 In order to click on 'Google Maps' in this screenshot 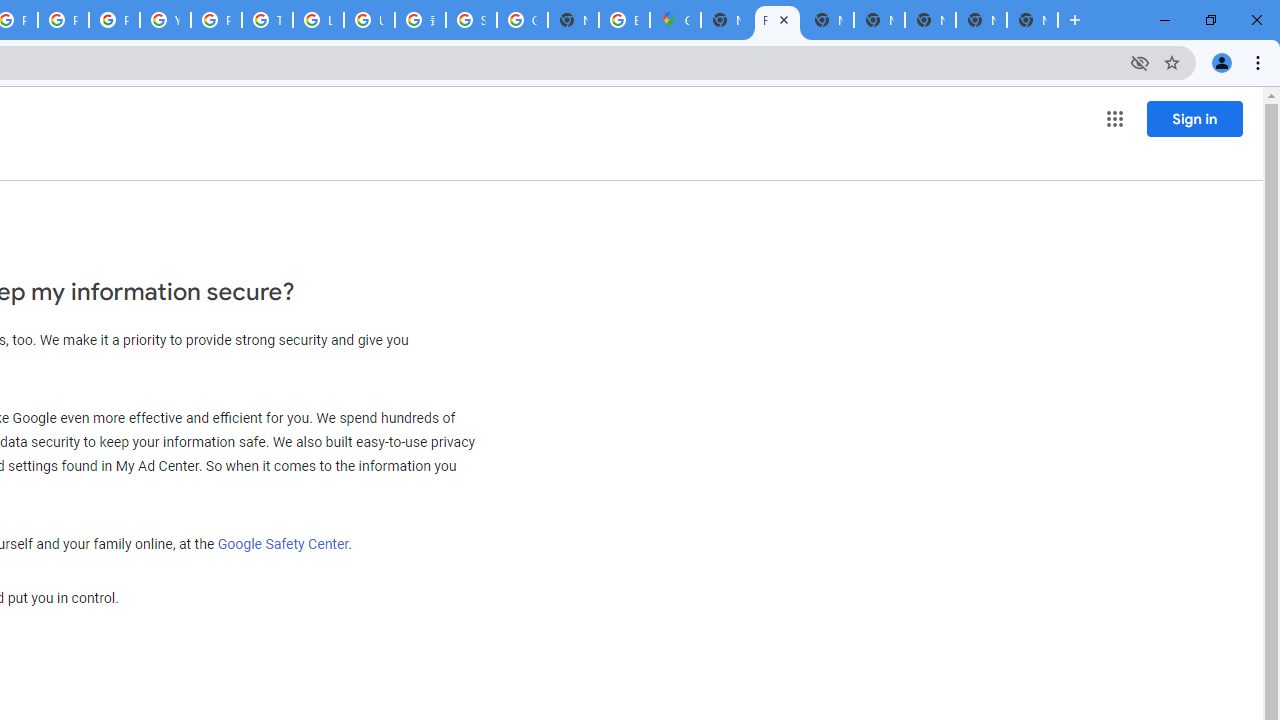, I will do `click(675, 20)`.